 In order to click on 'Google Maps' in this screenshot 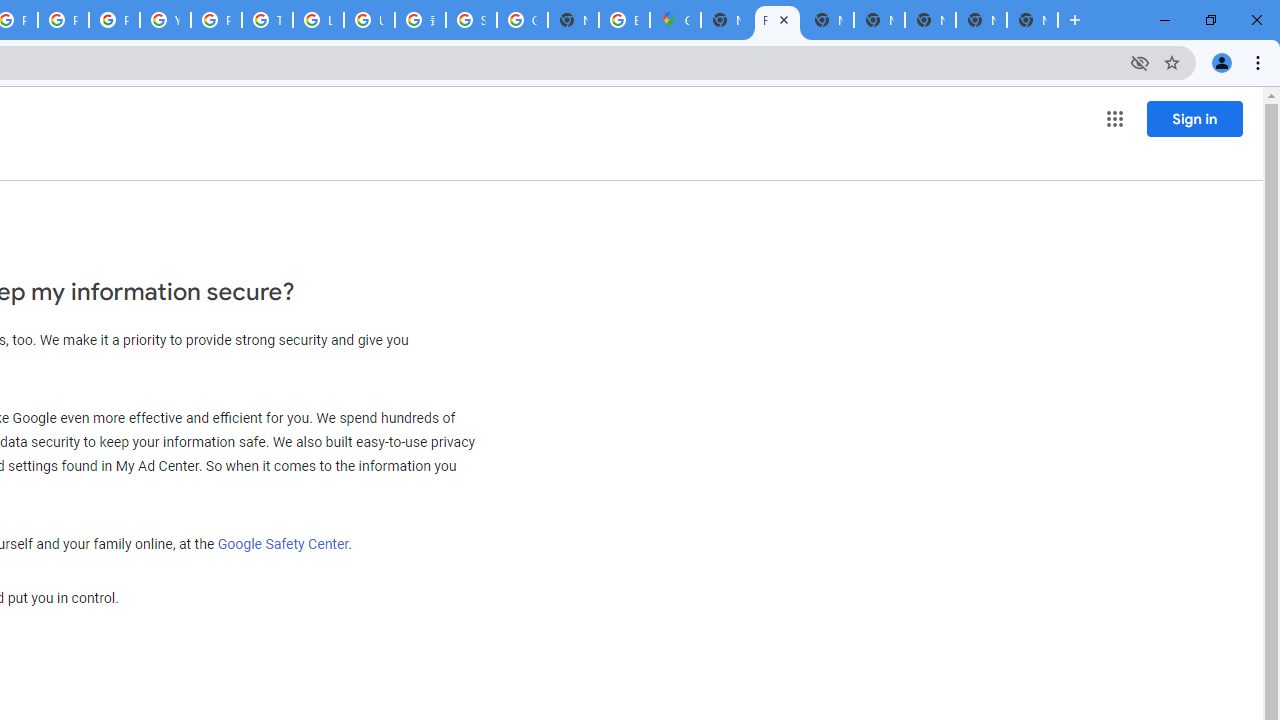, I will do `click(675, 20)`.